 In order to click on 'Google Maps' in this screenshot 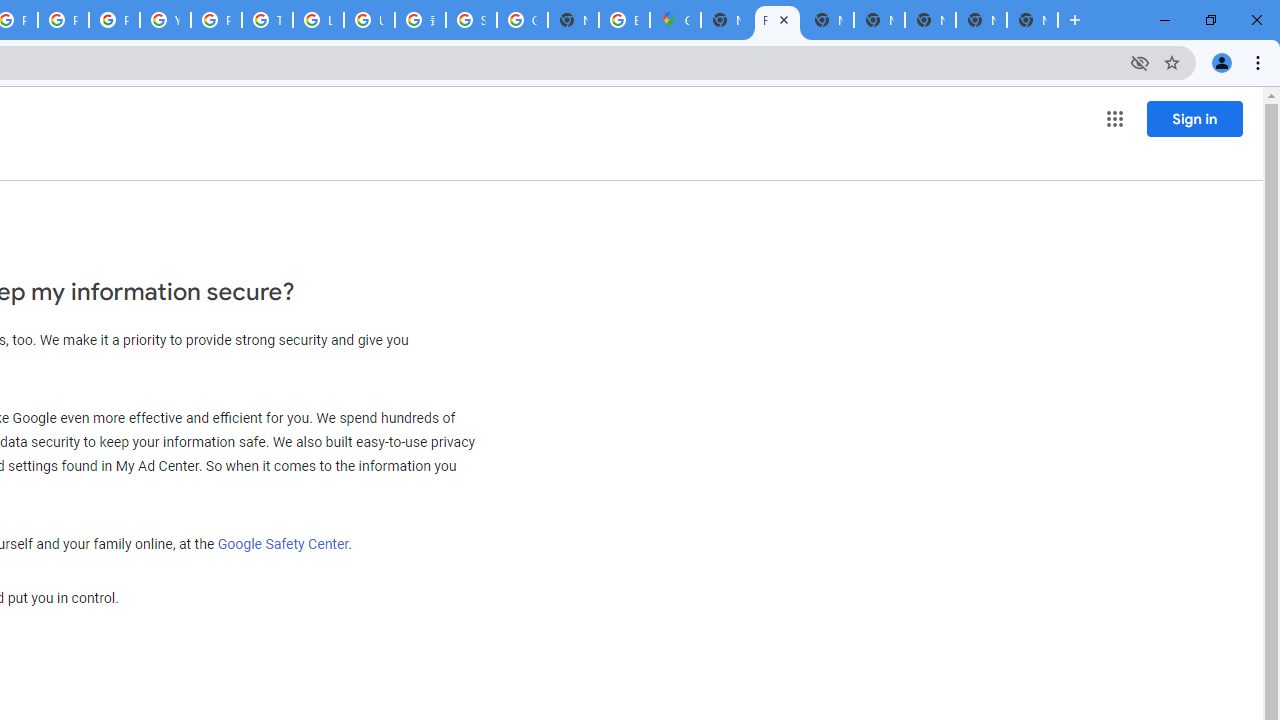, I will do `click(675, 20)`.